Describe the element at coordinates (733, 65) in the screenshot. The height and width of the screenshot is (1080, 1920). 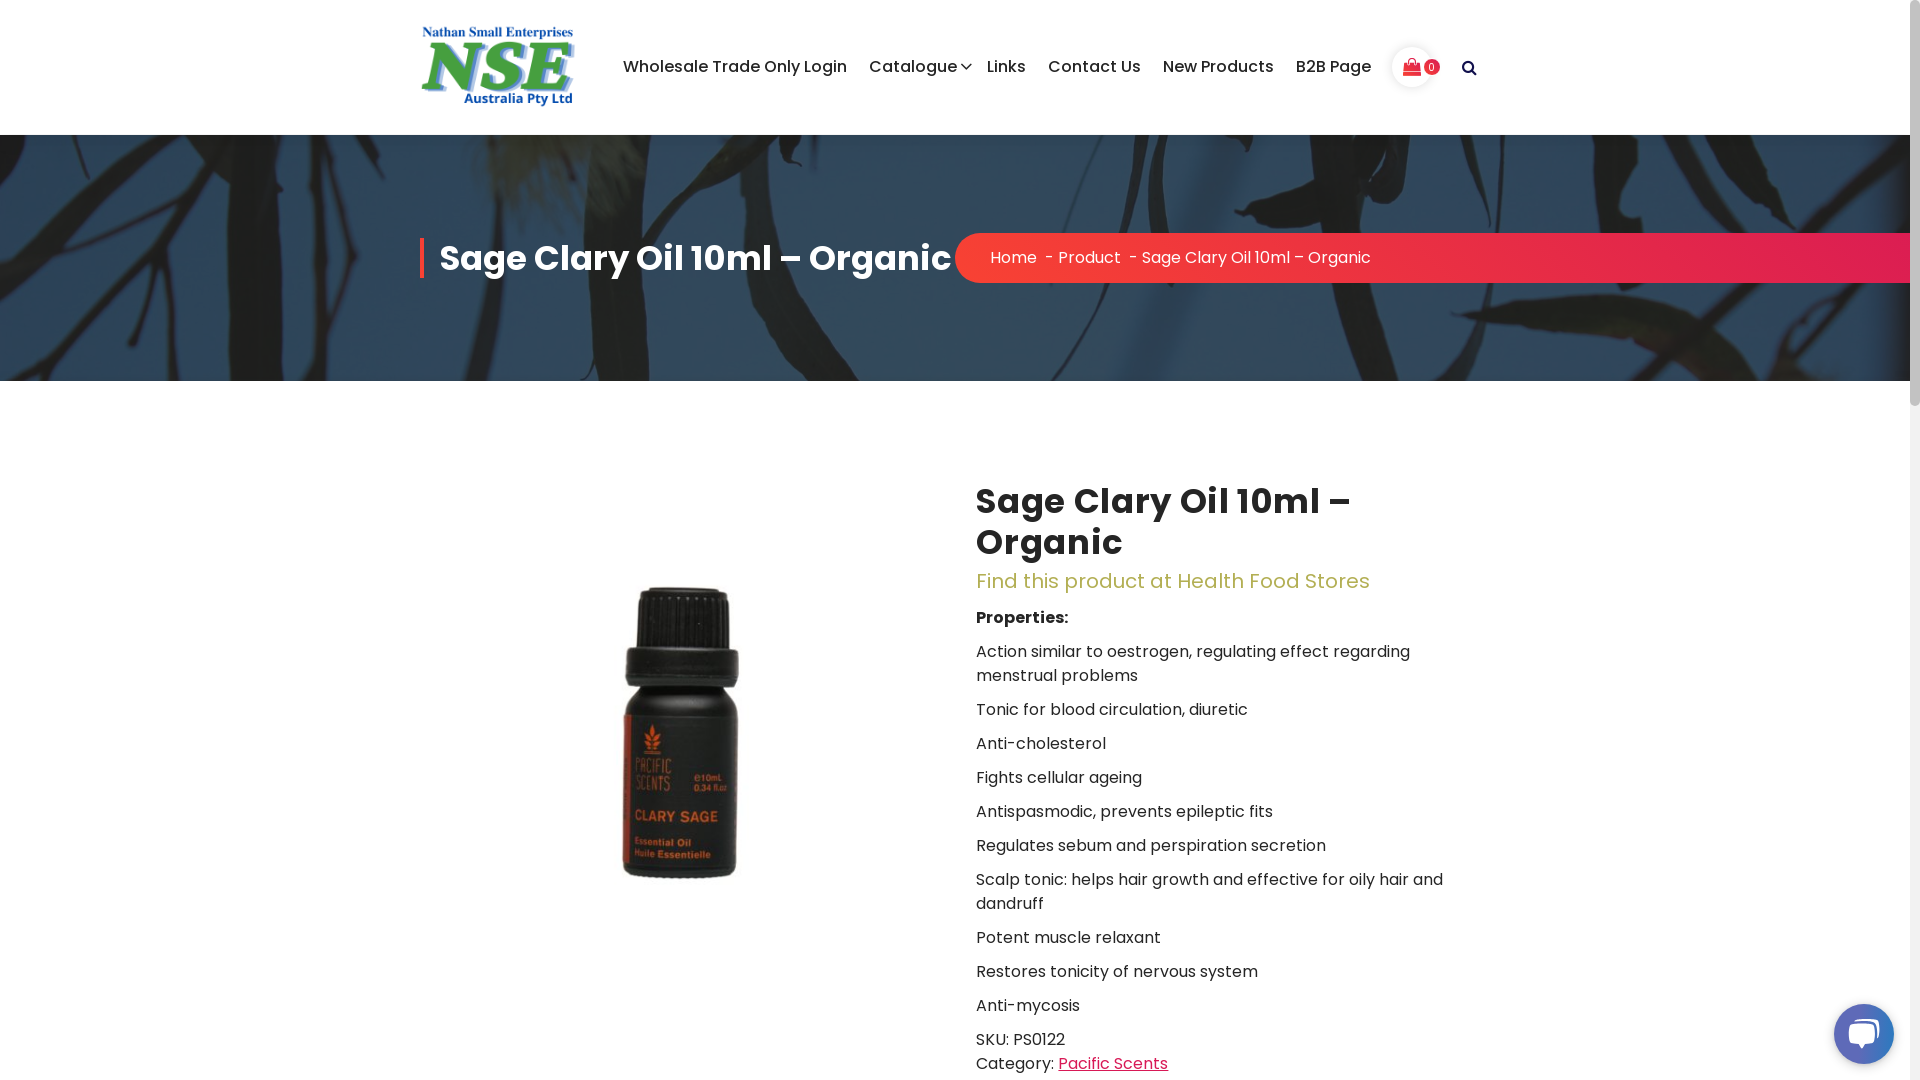
I see `'Wholesale Trade Only Login'` at that location.